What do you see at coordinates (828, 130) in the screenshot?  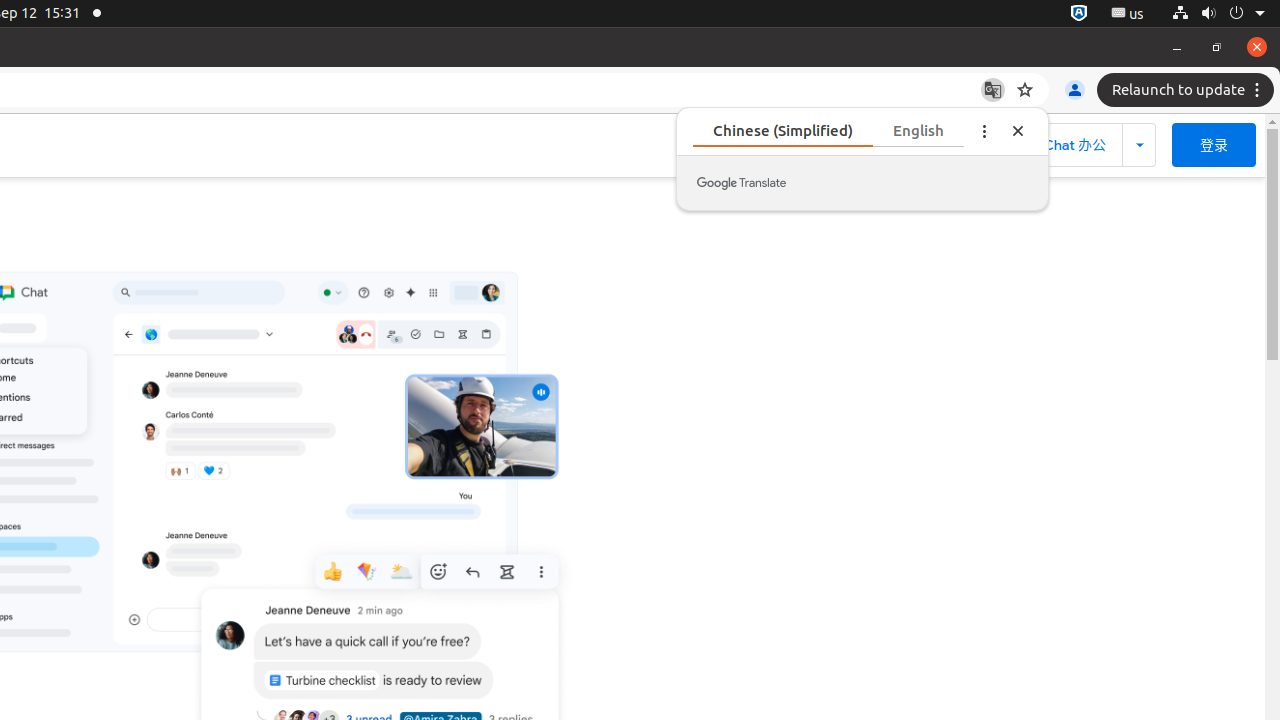 I see `'Chinese (Simplified)'` at bounding box center [828, 130].